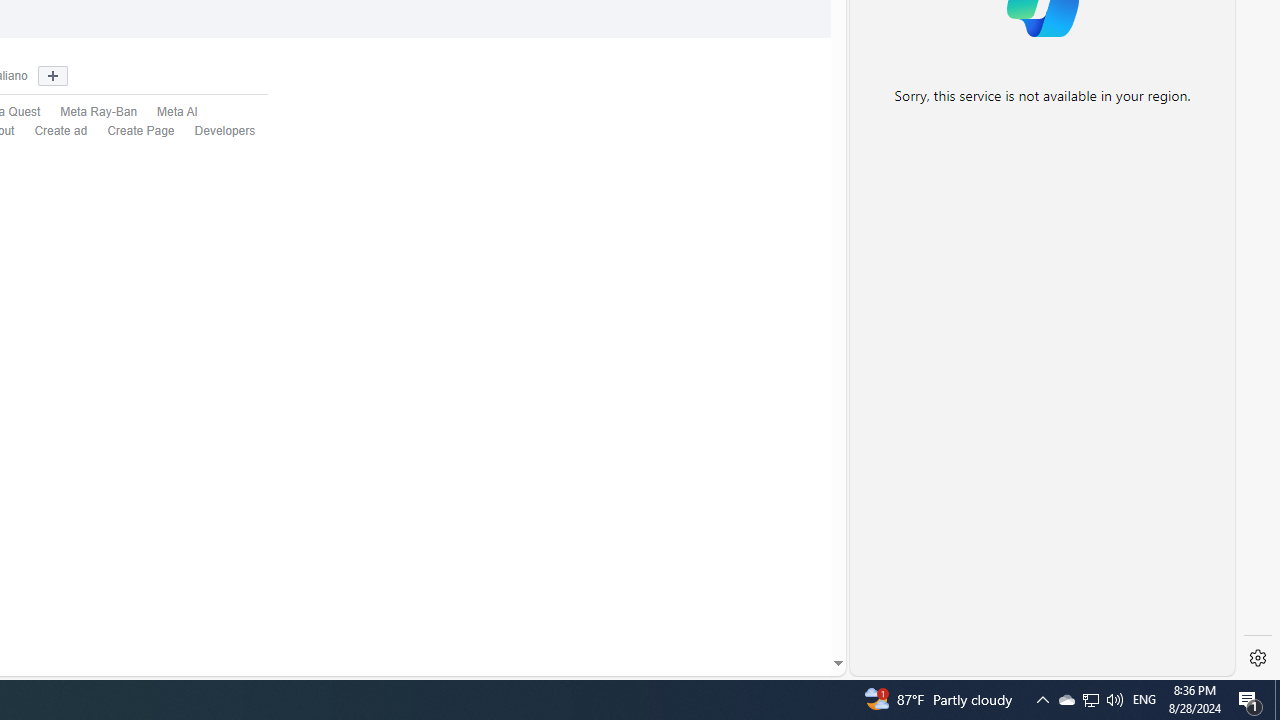 The height and width of the screenshot is (720, 1280). What do you see at coordinates (87, 113) in the screenshot?
I see `'Meta Ray-Ban'` at bounding box center [87, 113].